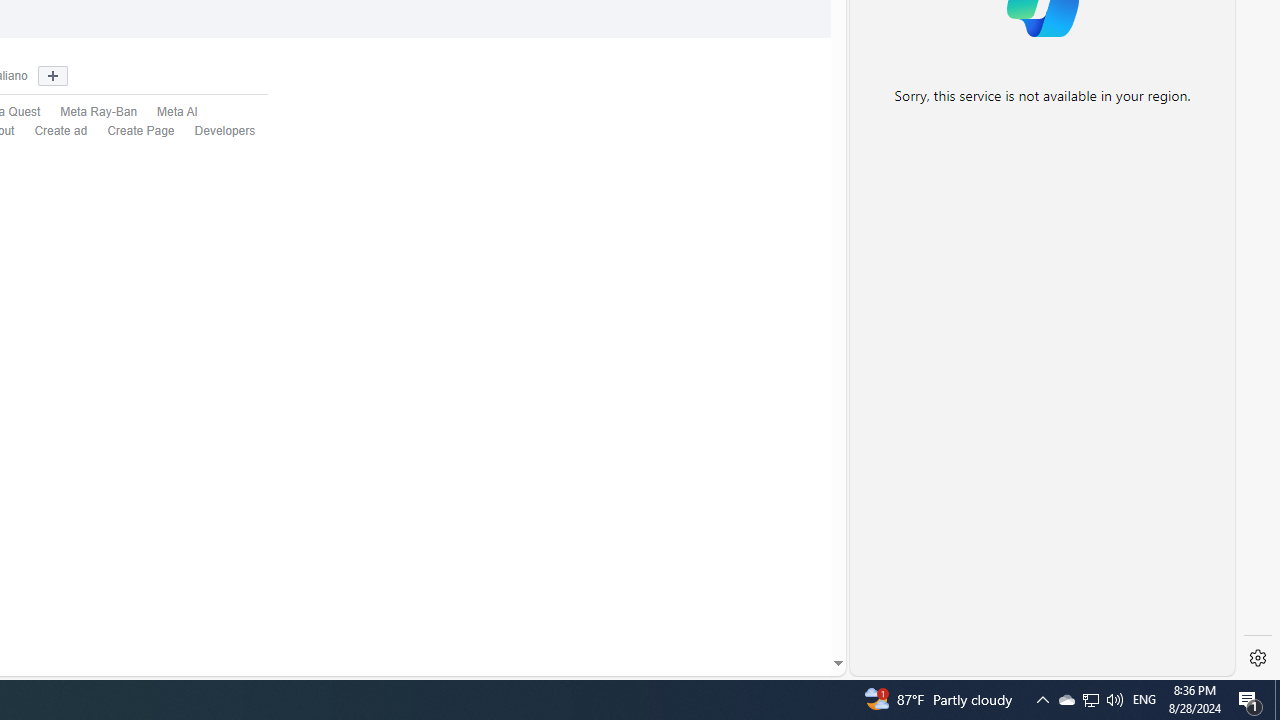 The height and width of the screenshot is (720, 1280). What do you see at coordinates (87, 113) in the screenshot?
I see `'Meta Ray-Ban'` at bounding box center [87, 113].